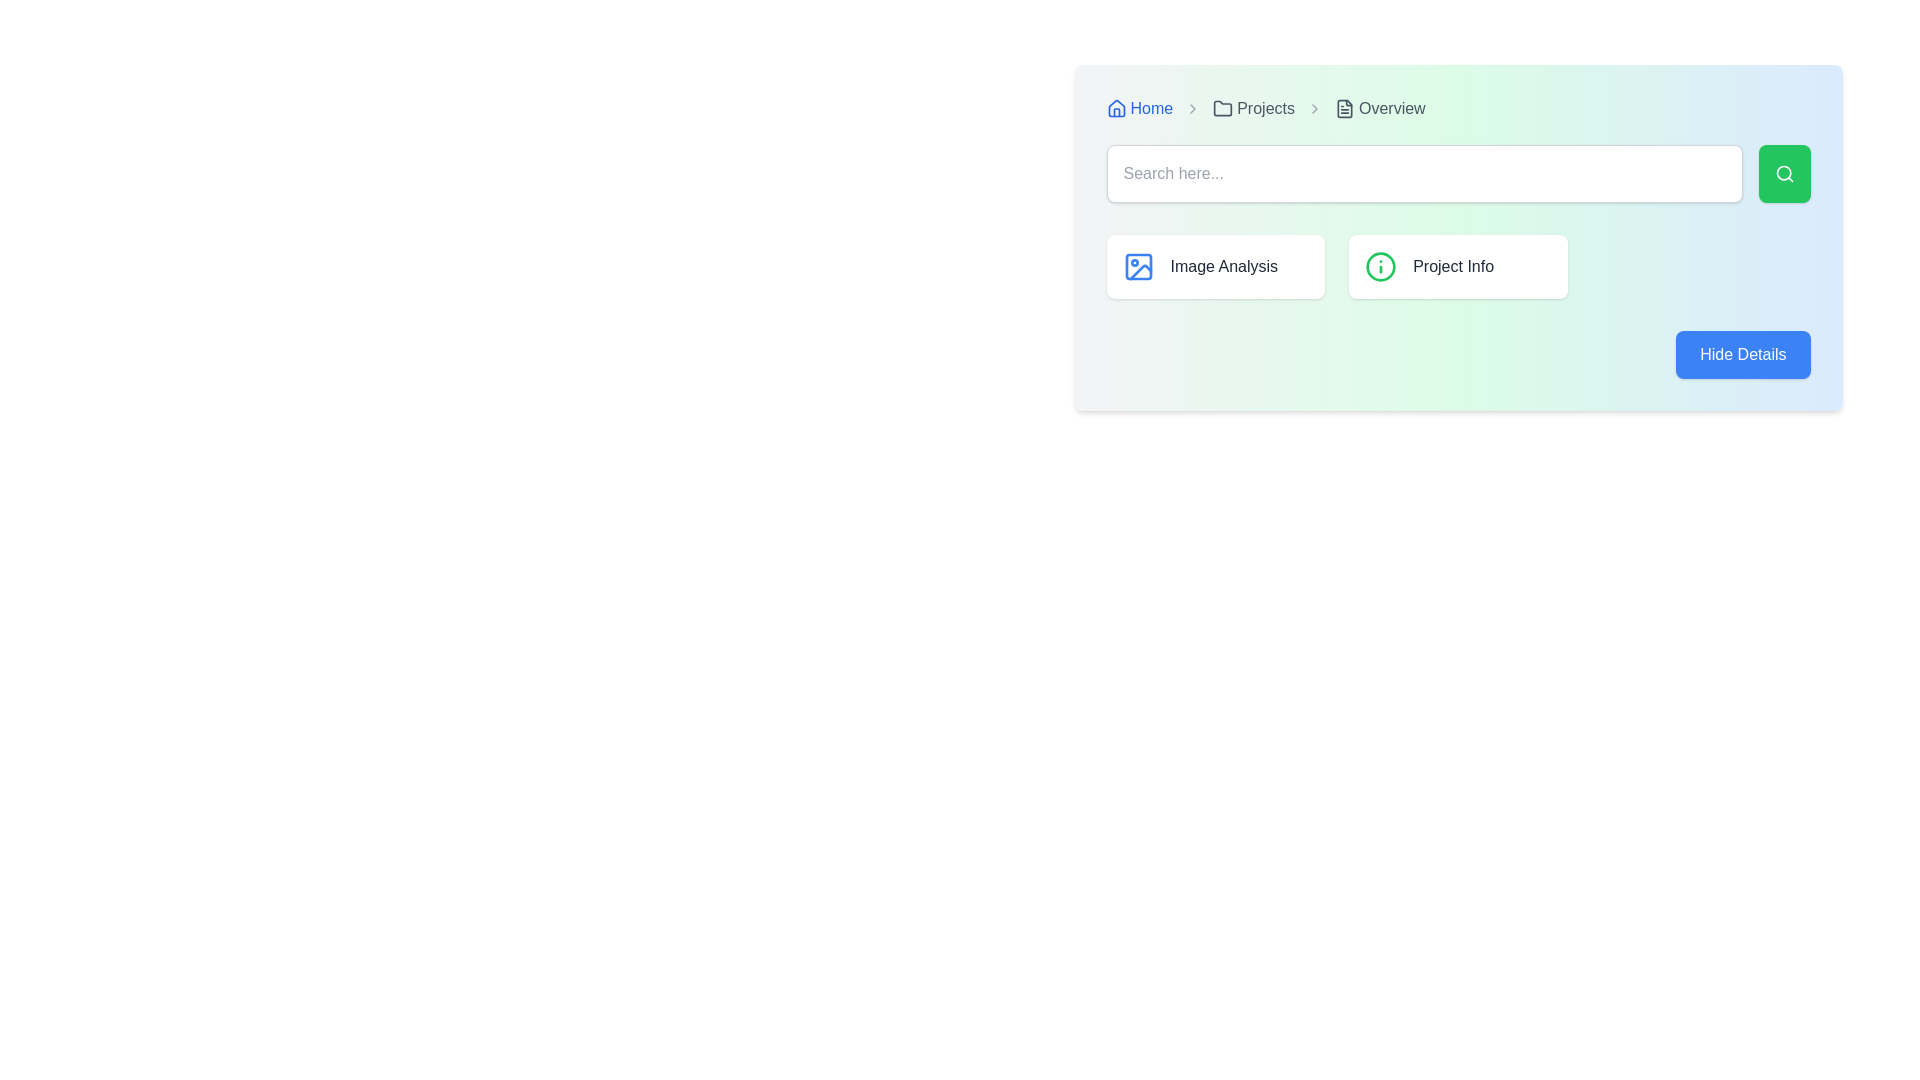 Image resolution: width=1920 pixels, height=1080 pixels. What do you see at coordinates (1115, 108) in the screenshot?
I see `the 'Home' icon in the breadcrumb navigation bar` at bounding box center [1115, 108].